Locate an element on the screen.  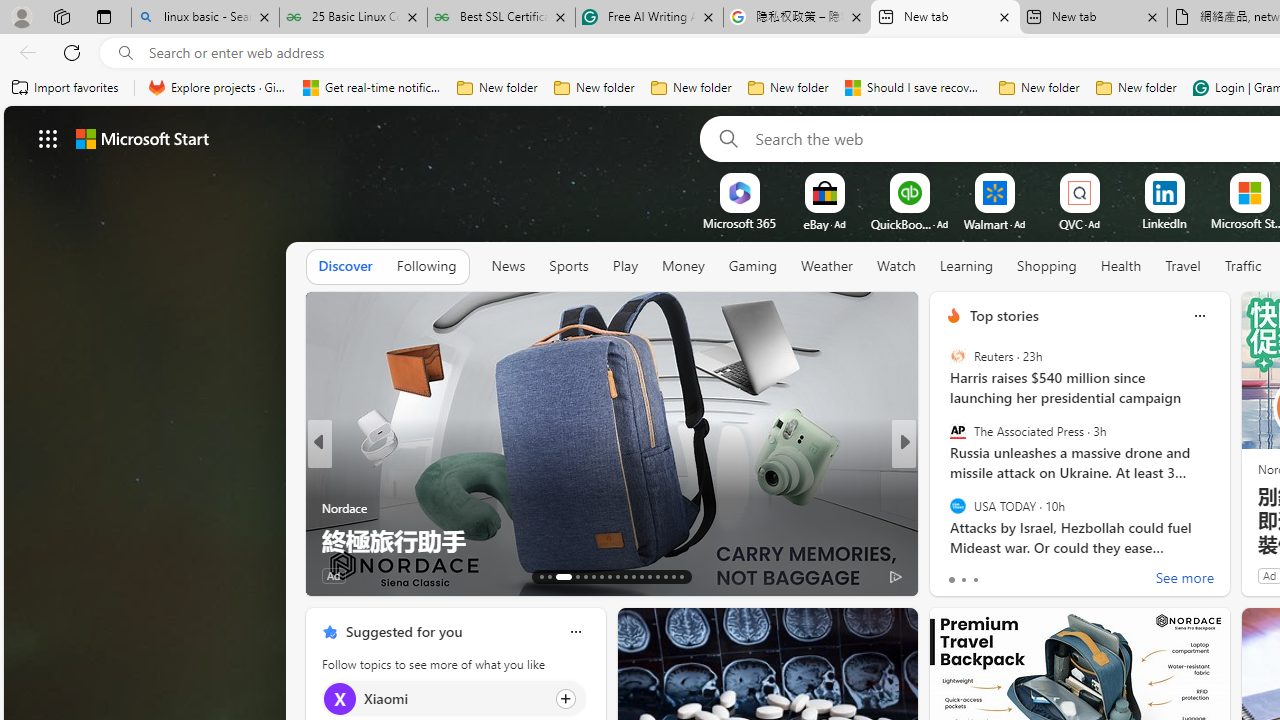
'2 Like' is located at coordinates (951, 575).